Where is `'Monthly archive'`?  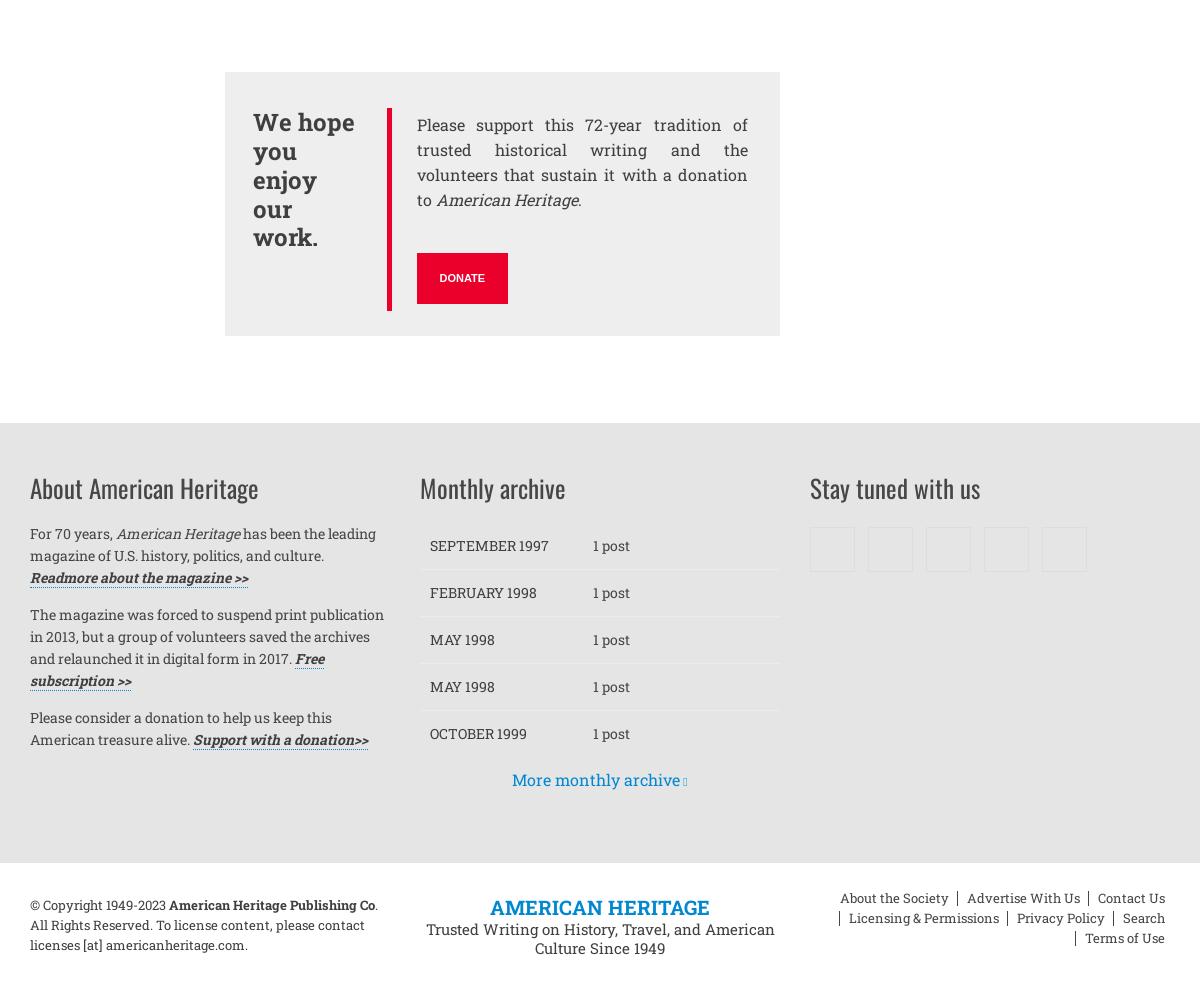 'Monthly archive' is located at coordinates (491, 487).